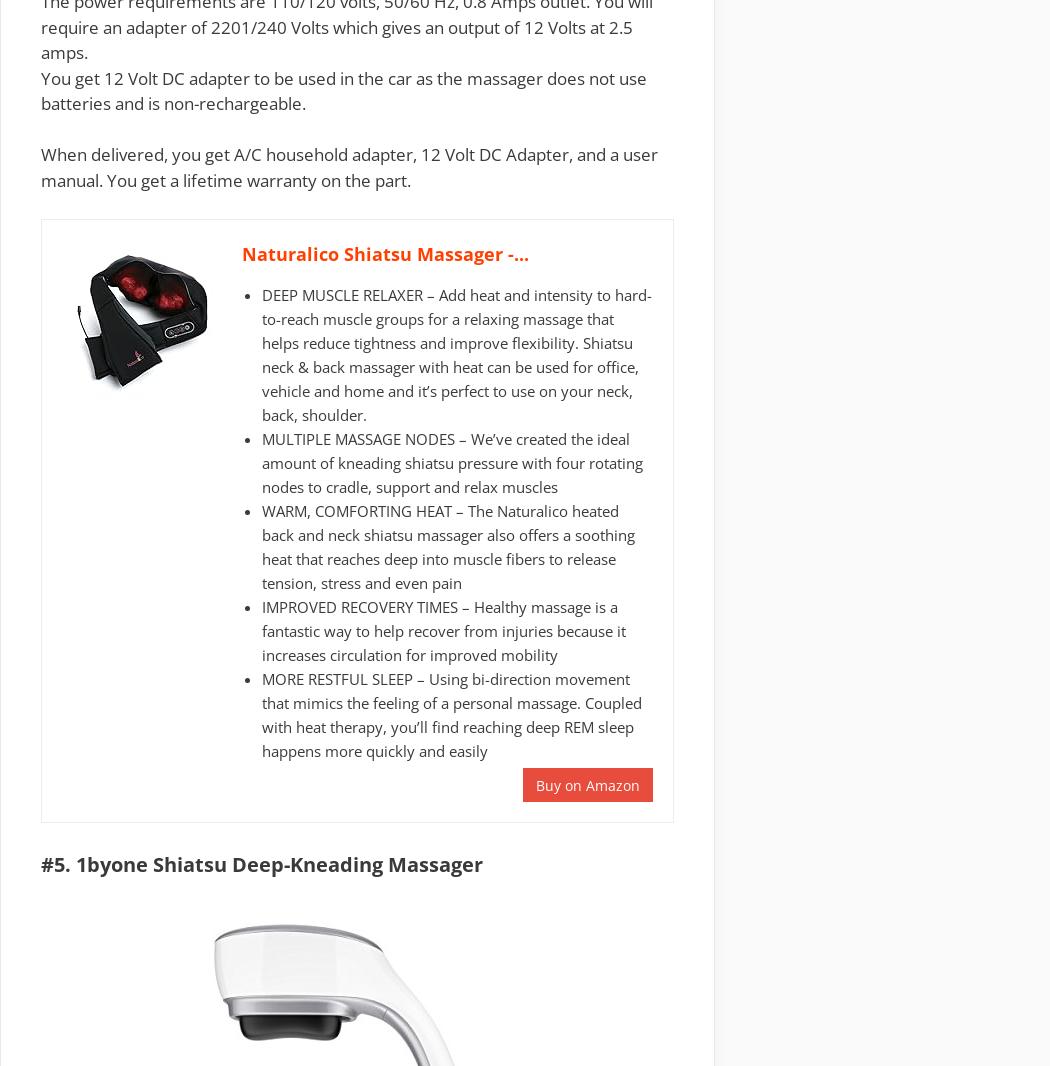  Describe the element at coordinates (303, 102) in the screenshot. I see `'.'` at that location.